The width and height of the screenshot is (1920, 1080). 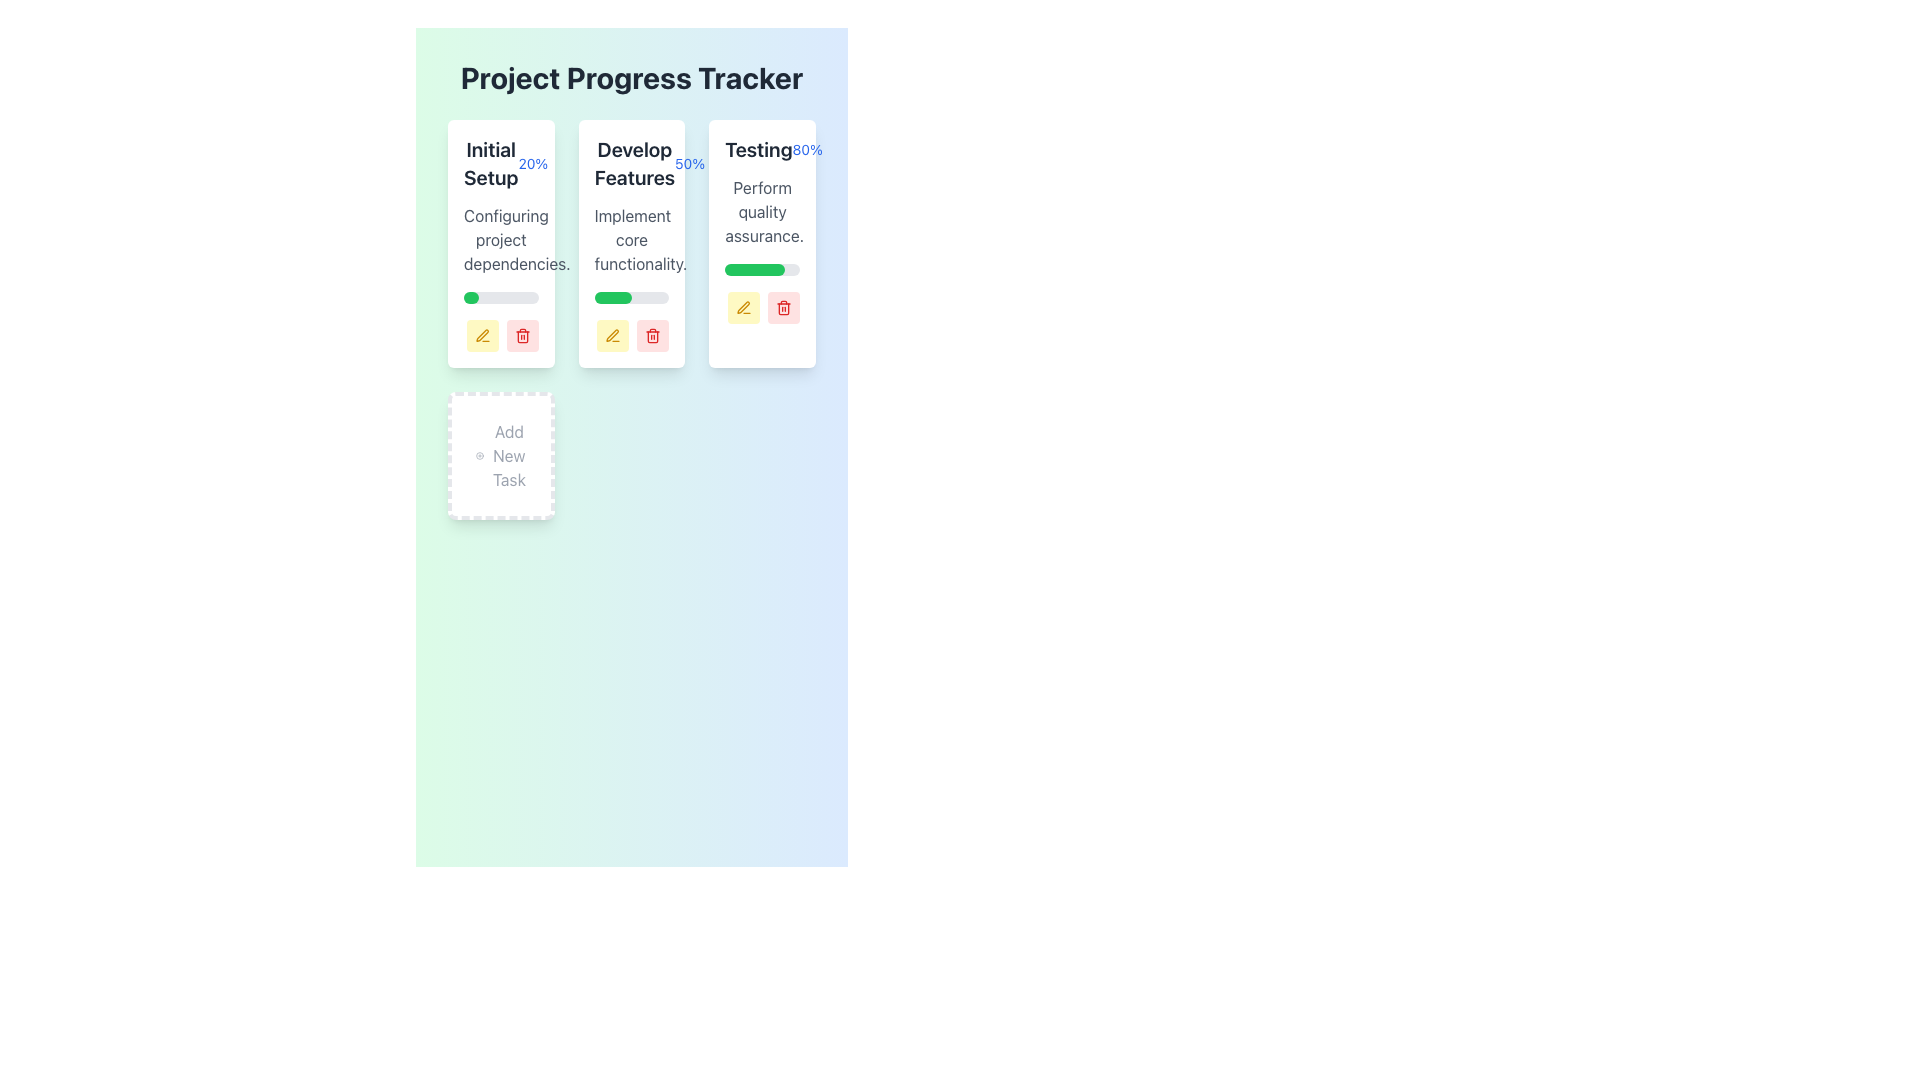 What do you see at coordinates (742, 307) in the screenshot?
I see `the pen icon button with a yellow outline located at the bottom of the 'Develop Features' card` at bounding box center [742, 307].